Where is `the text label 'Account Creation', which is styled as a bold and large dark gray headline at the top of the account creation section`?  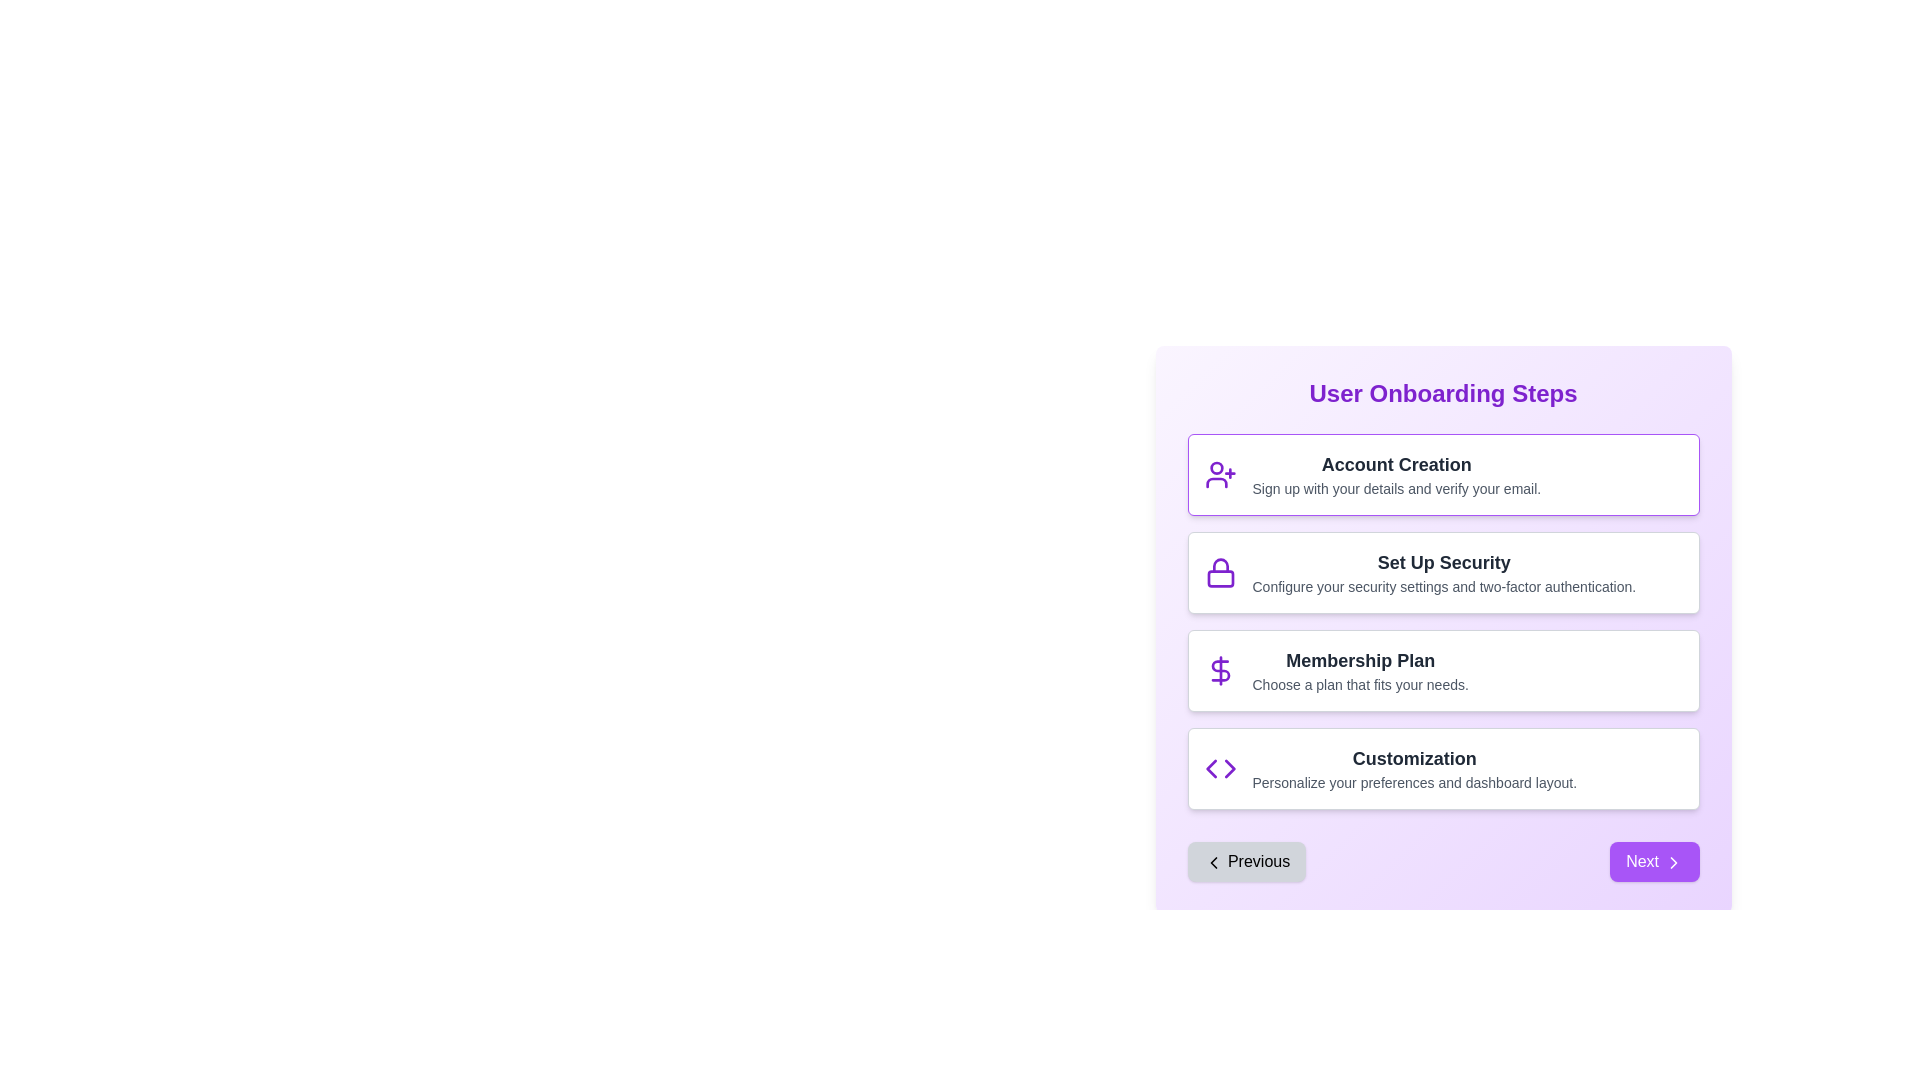 the text label 'Account Creation', which is styled as a bold and large dark gray headline at the top of the account creation section is located at coordinates (1395, 465).